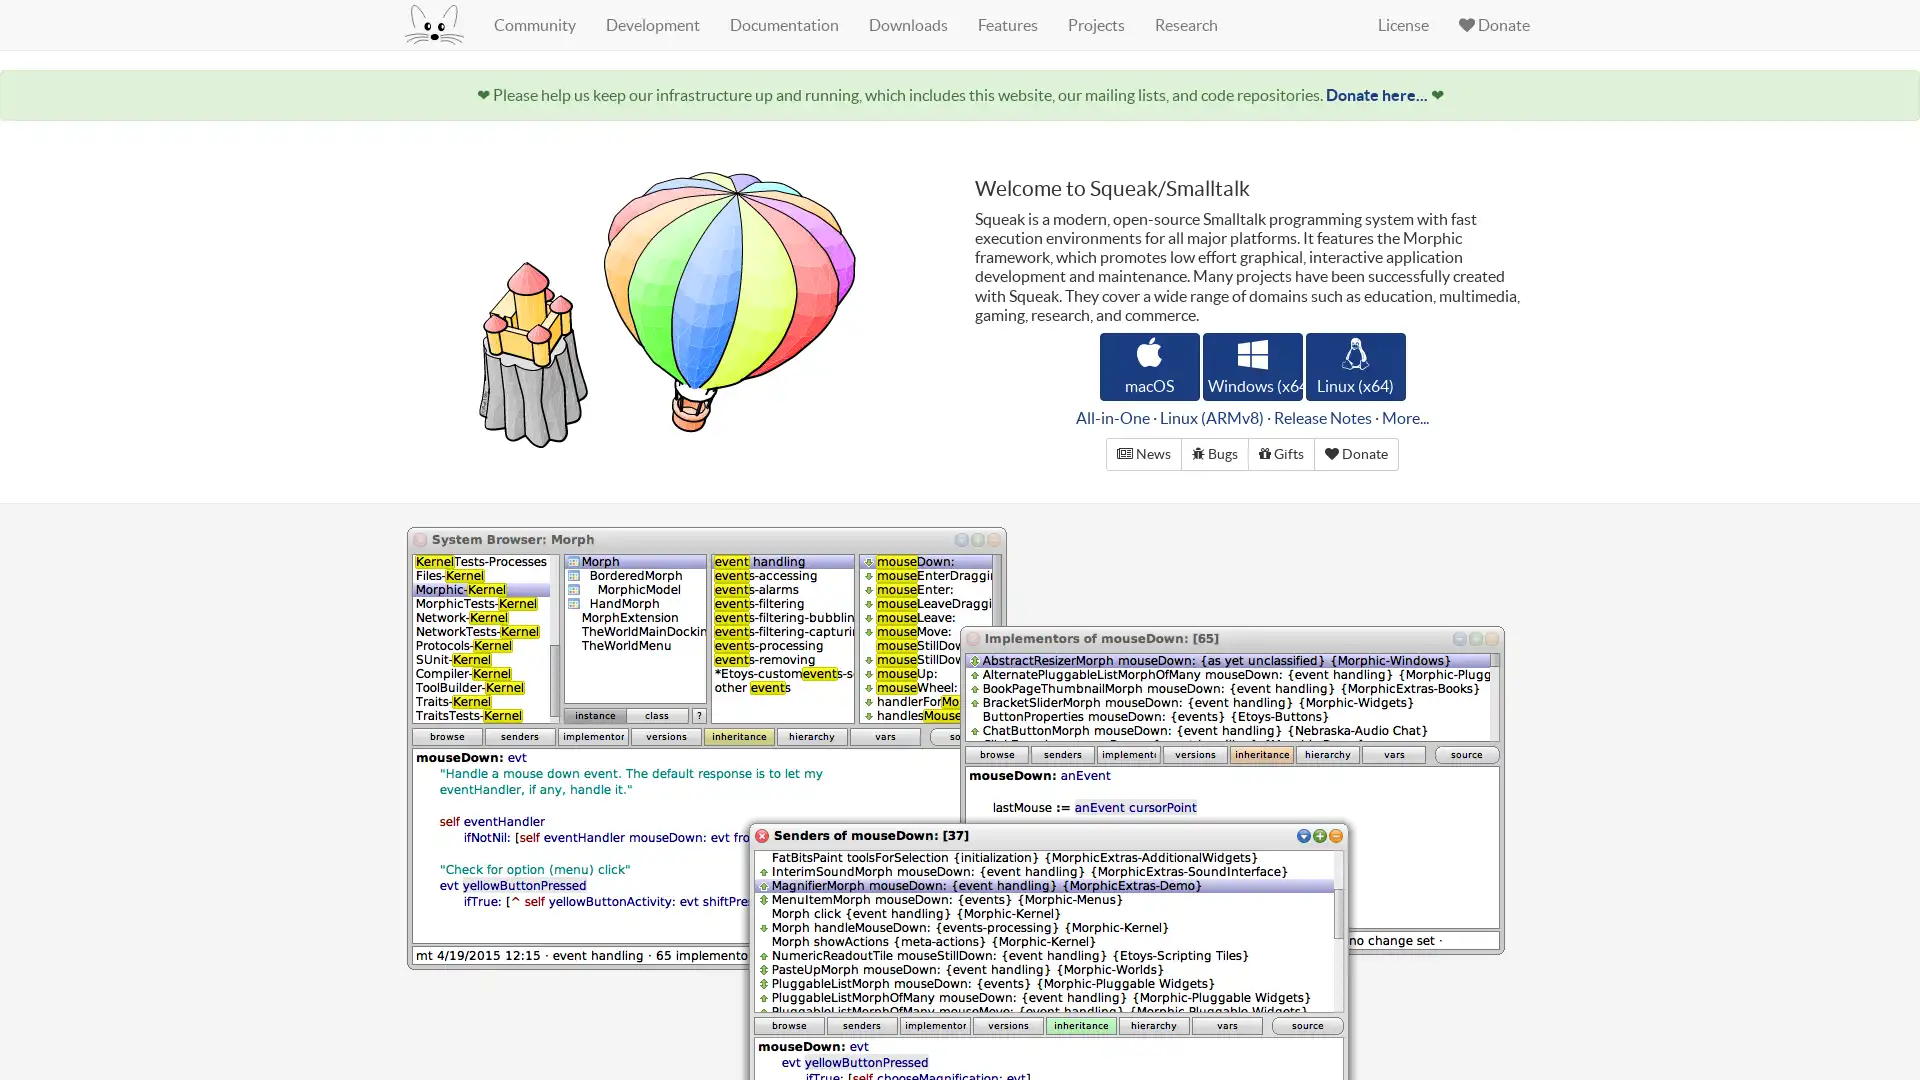 The image size is (1920, 1080). Describe the element at coordinates (1148, 366) in the screenshot. I see `macOS` at that location.